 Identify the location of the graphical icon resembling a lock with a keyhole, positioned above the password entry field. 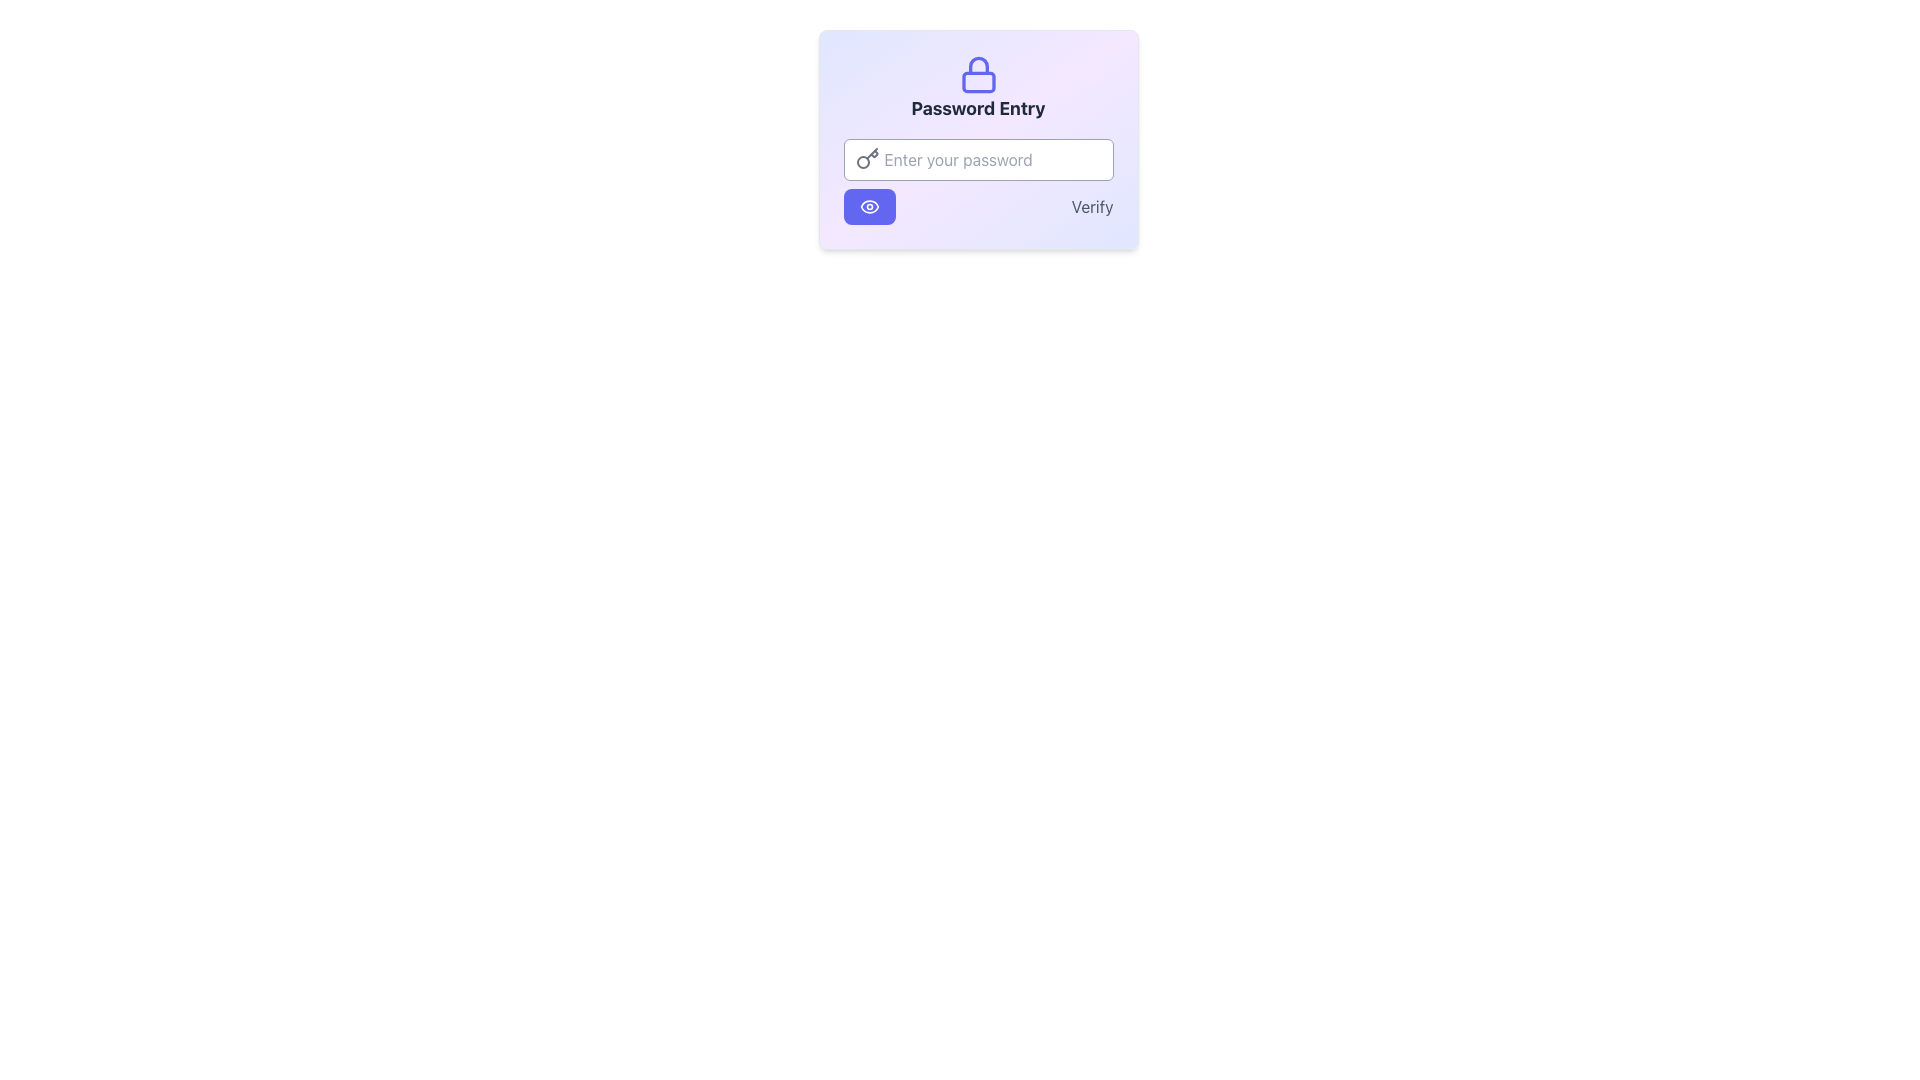
(978, 64).